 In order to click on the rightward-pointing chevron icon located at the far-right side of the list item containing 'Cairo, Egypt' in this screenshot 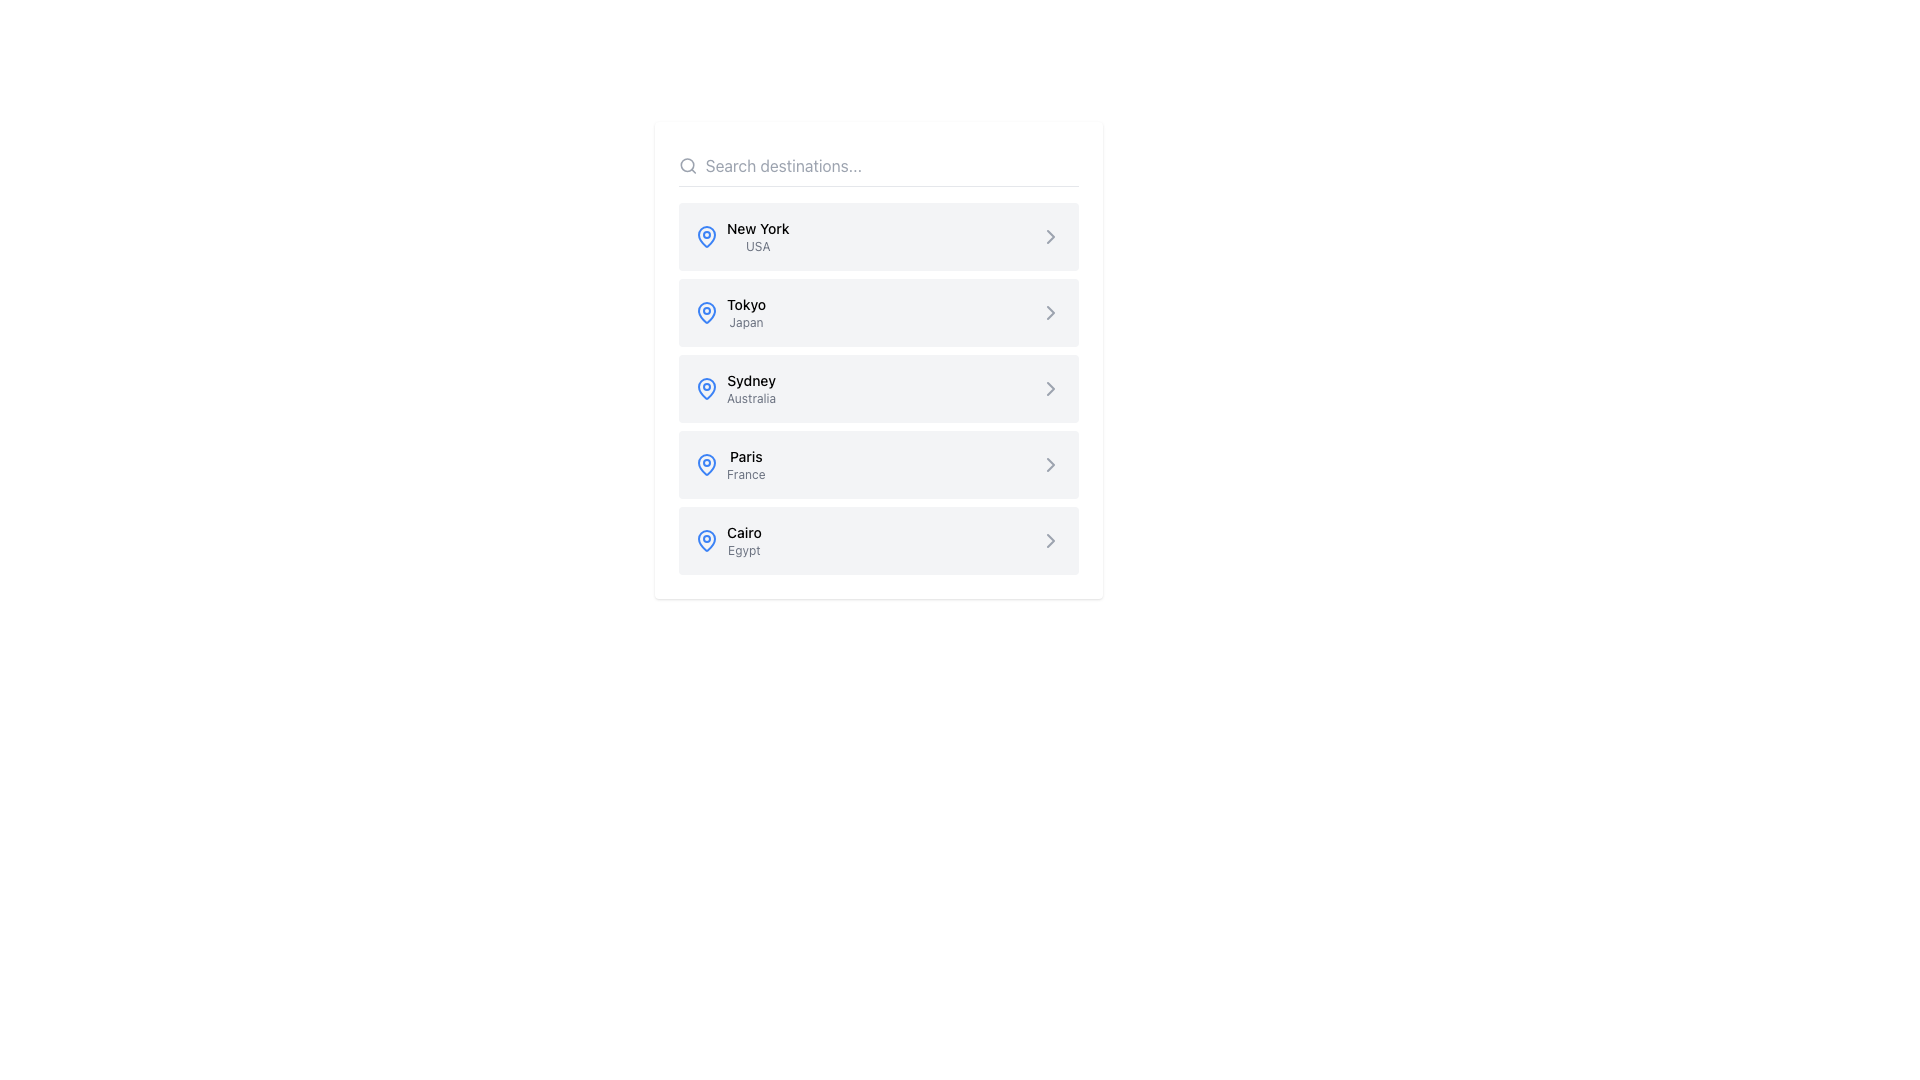, I will do `click(1050, 540)`.